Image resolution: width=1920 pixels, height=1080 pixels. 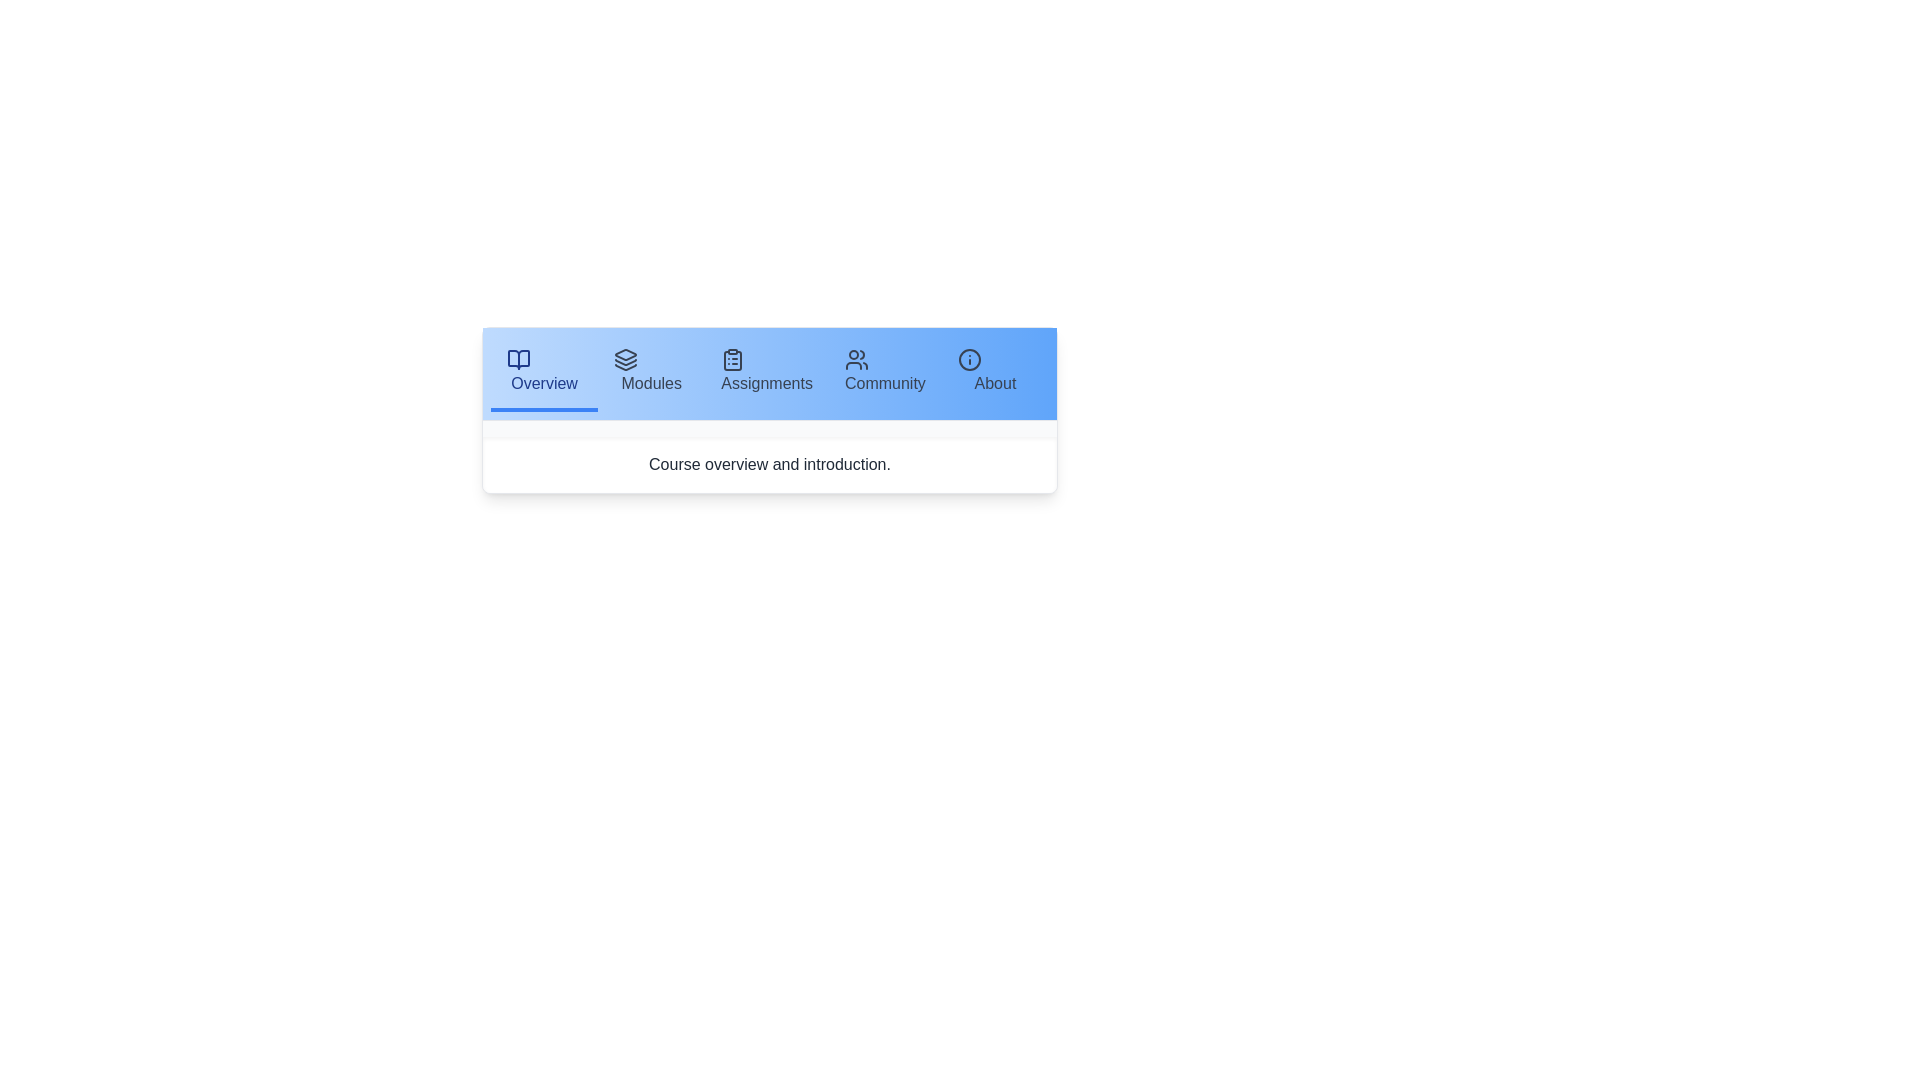 What do you see at coordinates (884, 374) in the screenshot?
I see `the 'Community' button located in the horizontal navigation bar` at bounding box center [884, 374].